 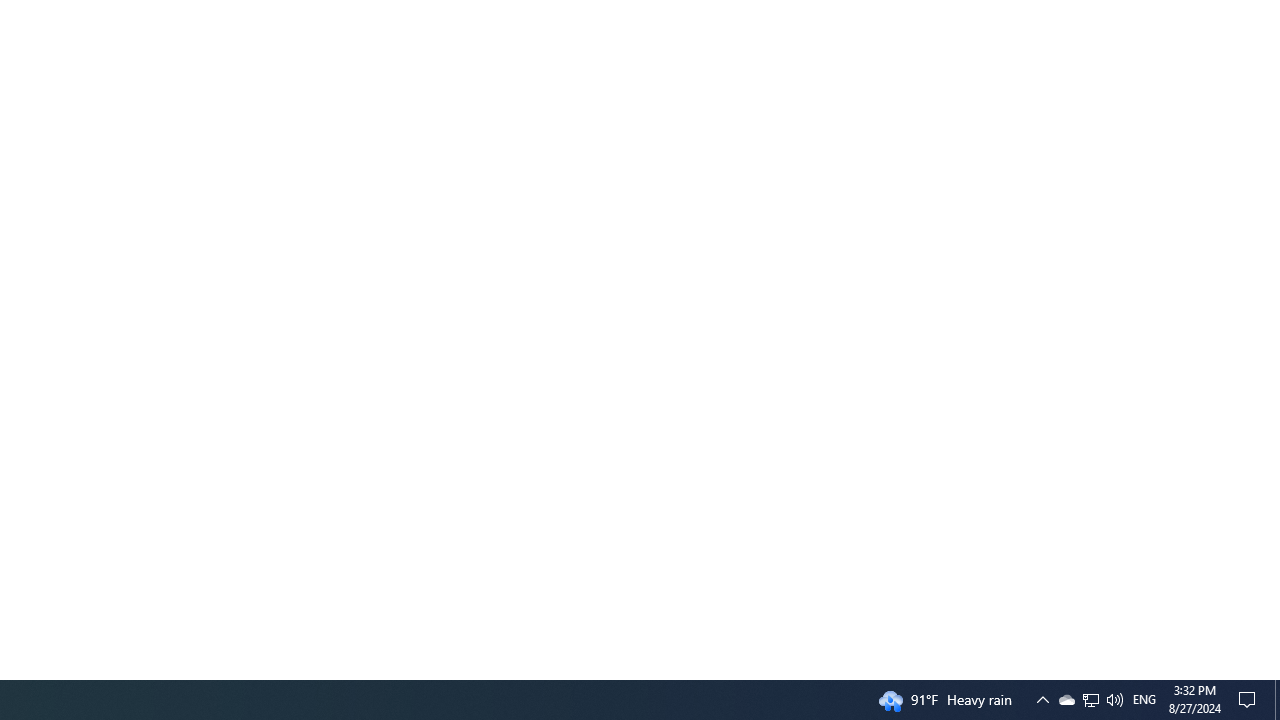 What do you see at coordinates (1276, 698) in the screenshot?
I see `'Action Center, No new notifications'` at bounding box center [1276, 698].